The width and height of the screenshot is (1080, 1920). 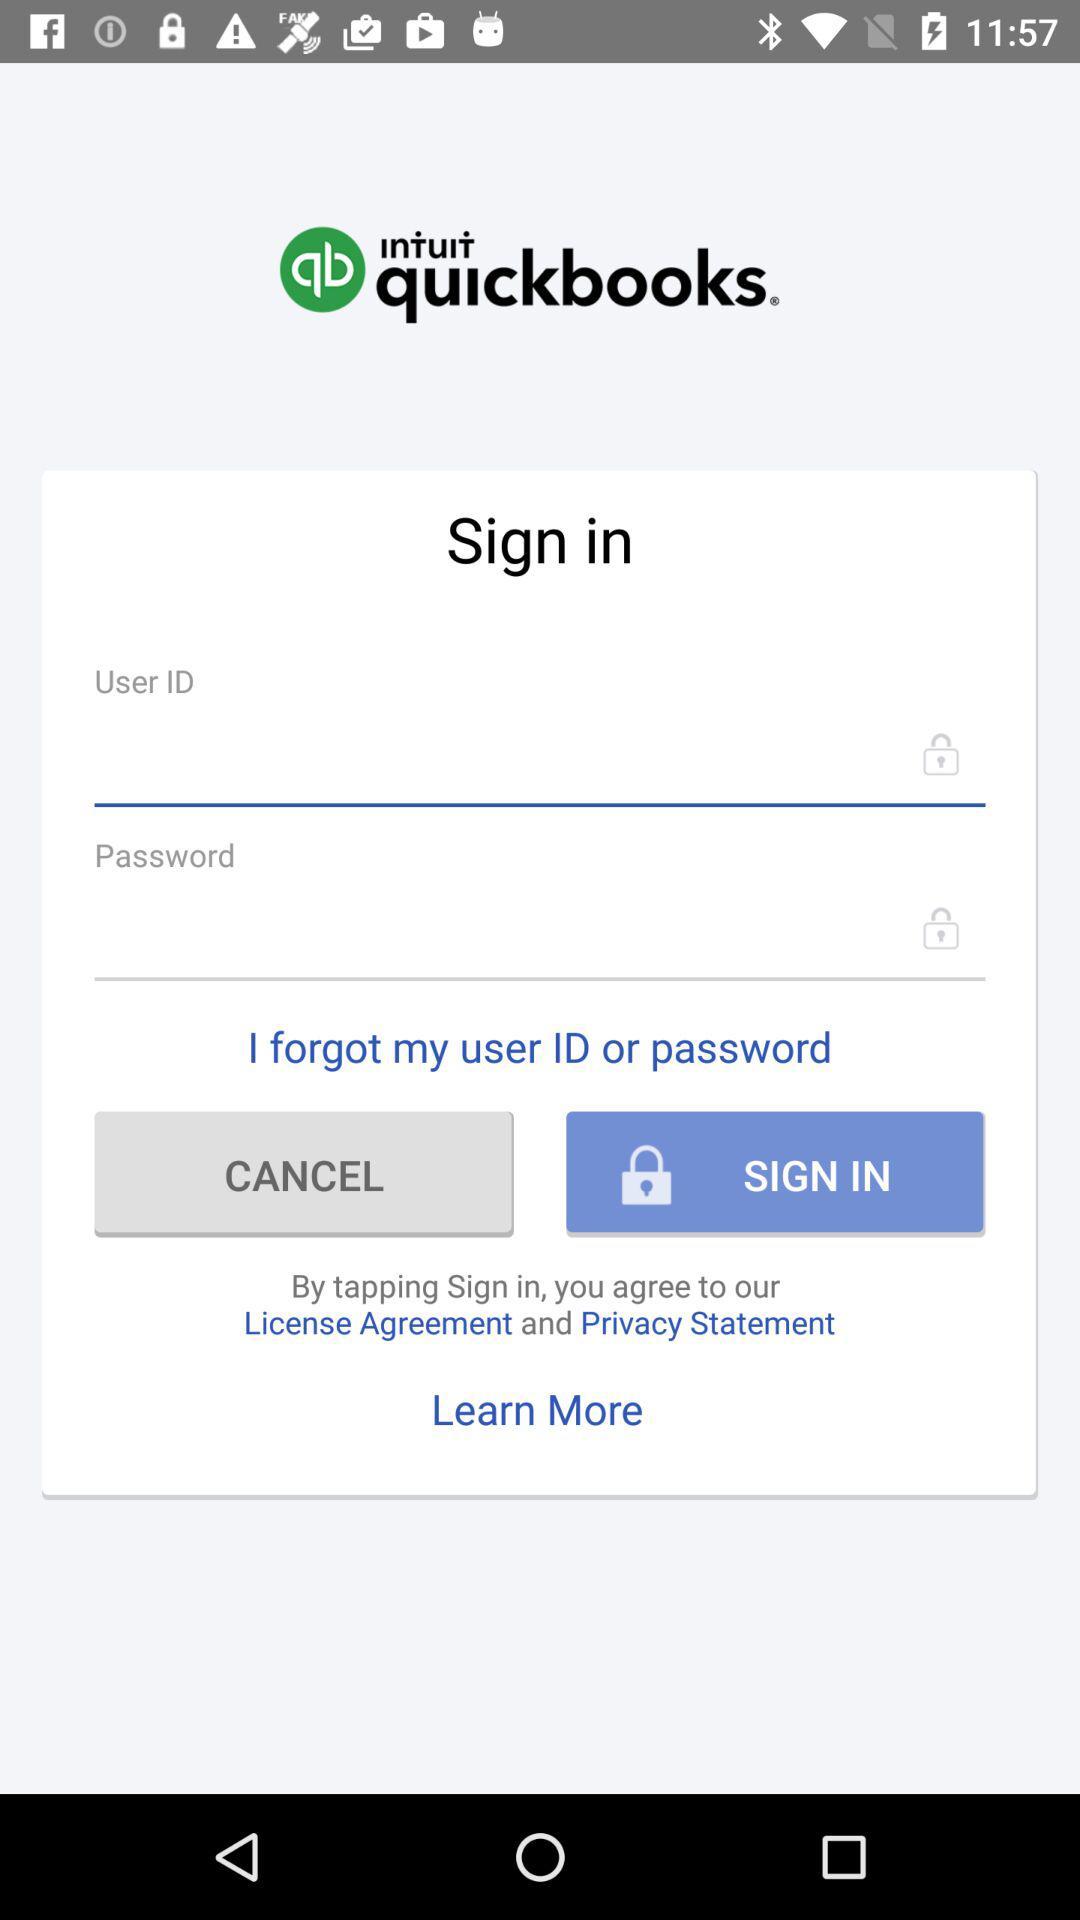 What do you see at coordinates (538, 1303) in the screenshot?
I see `the icon above learn more` at bounding box center [538, 1303].